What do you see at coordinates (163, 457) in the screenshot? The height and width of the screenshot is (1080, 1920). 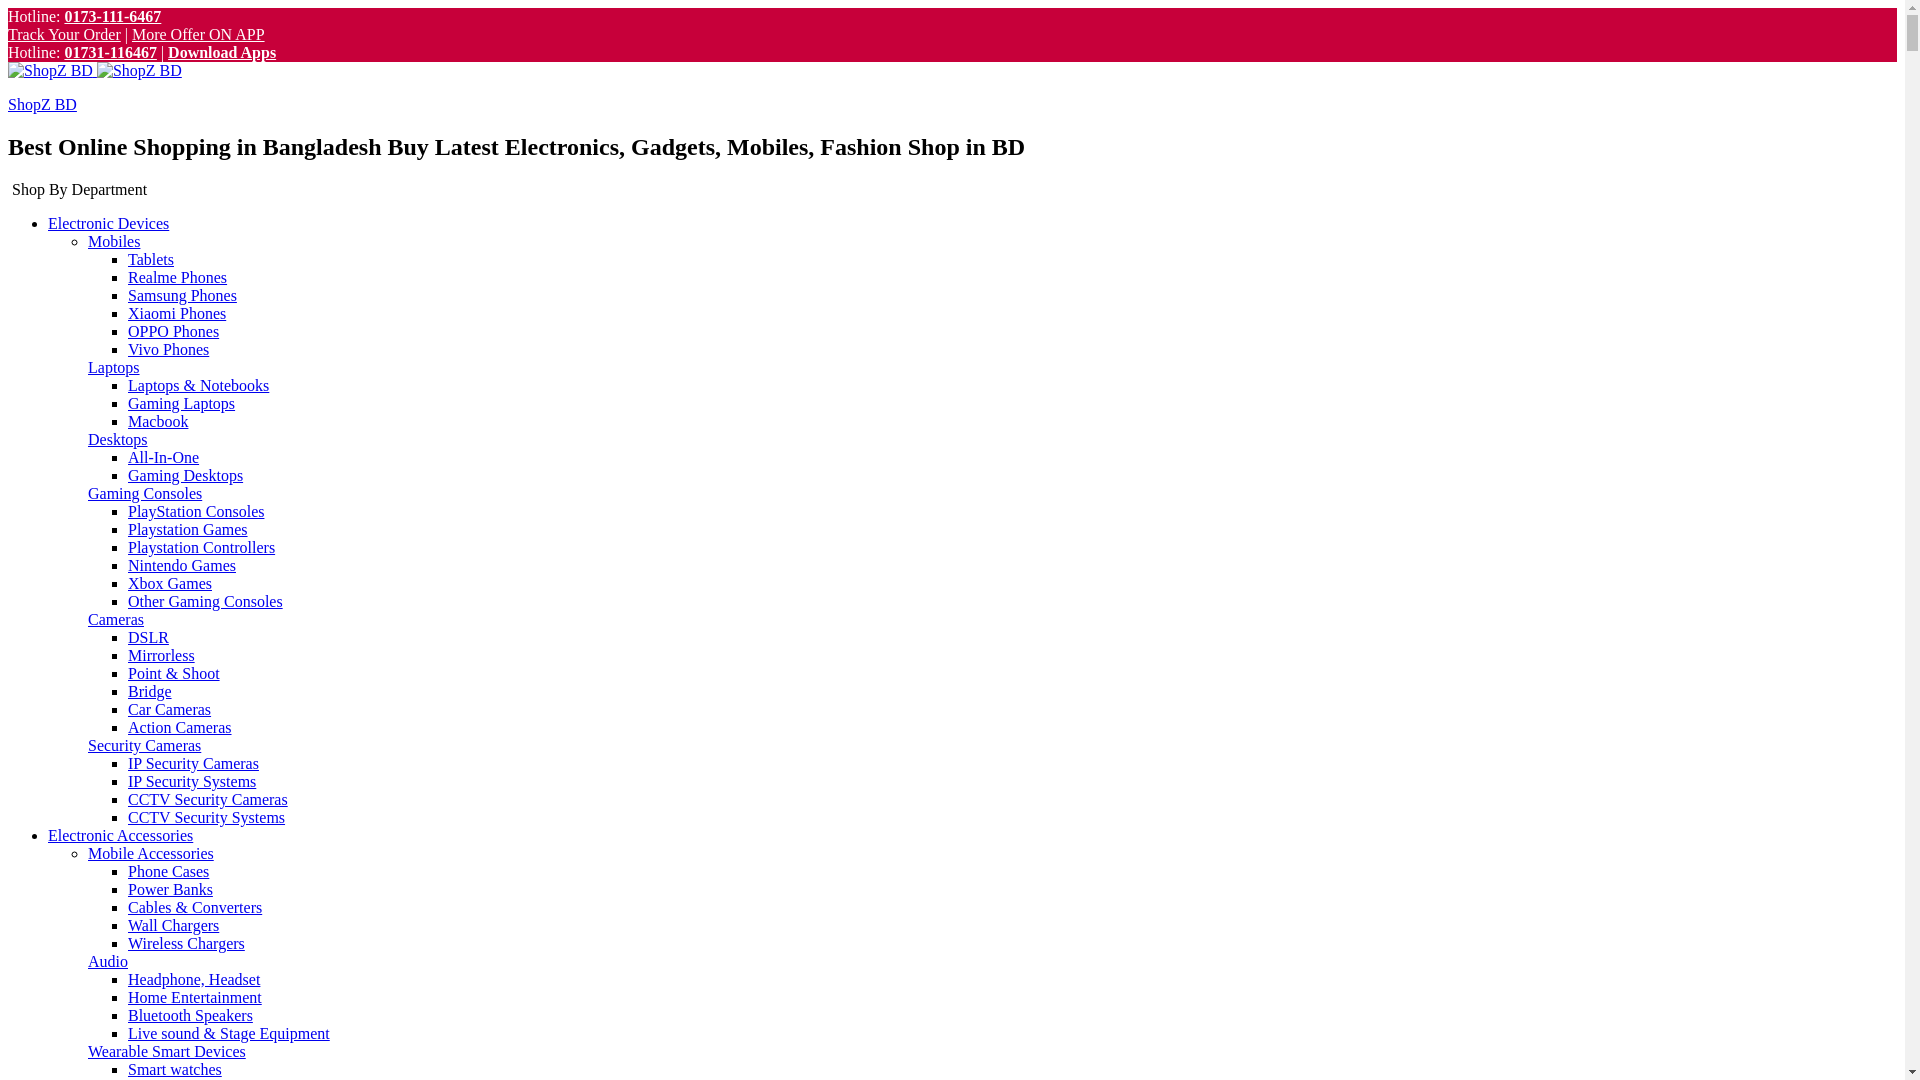 I see `'All-In-One'` at bounding box center [163, 457].